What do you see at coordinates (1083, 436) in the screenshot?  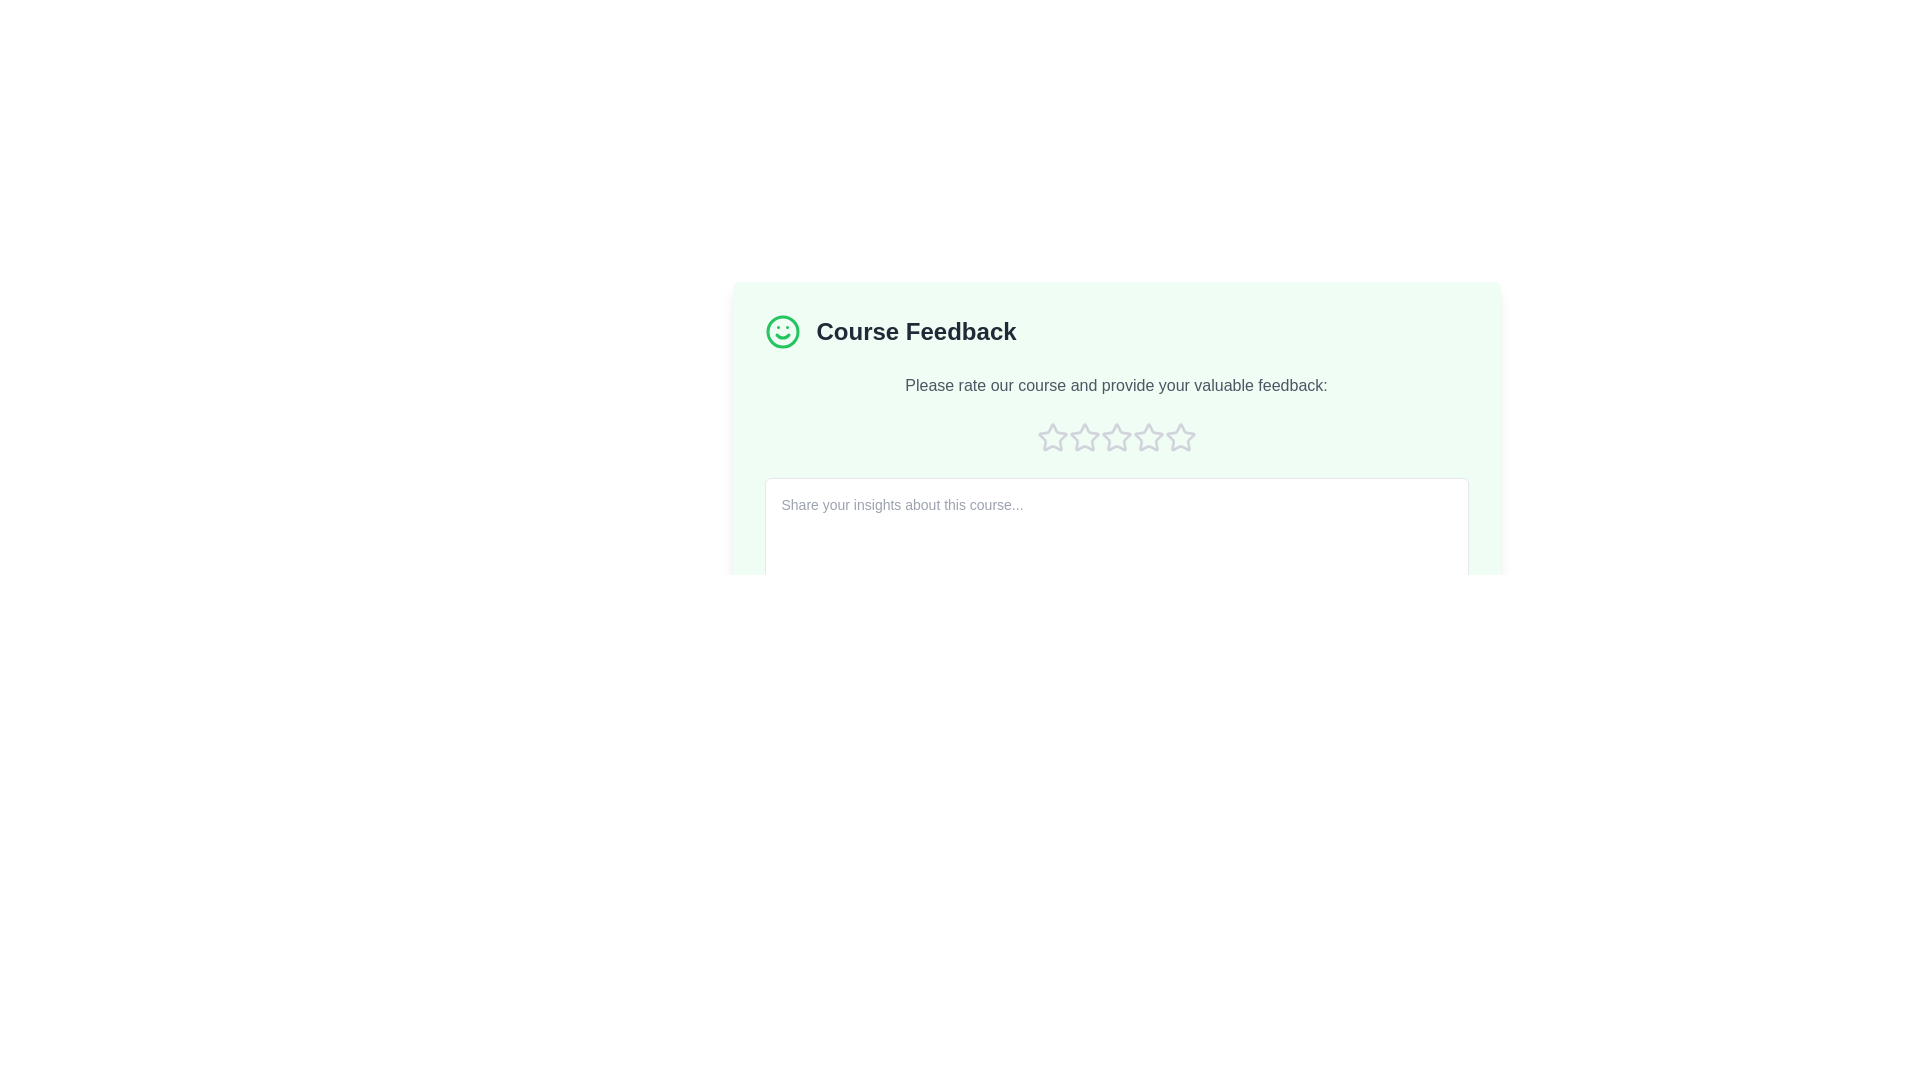 I see `the second star in the rating scale` at bounding box center [1083, 436].